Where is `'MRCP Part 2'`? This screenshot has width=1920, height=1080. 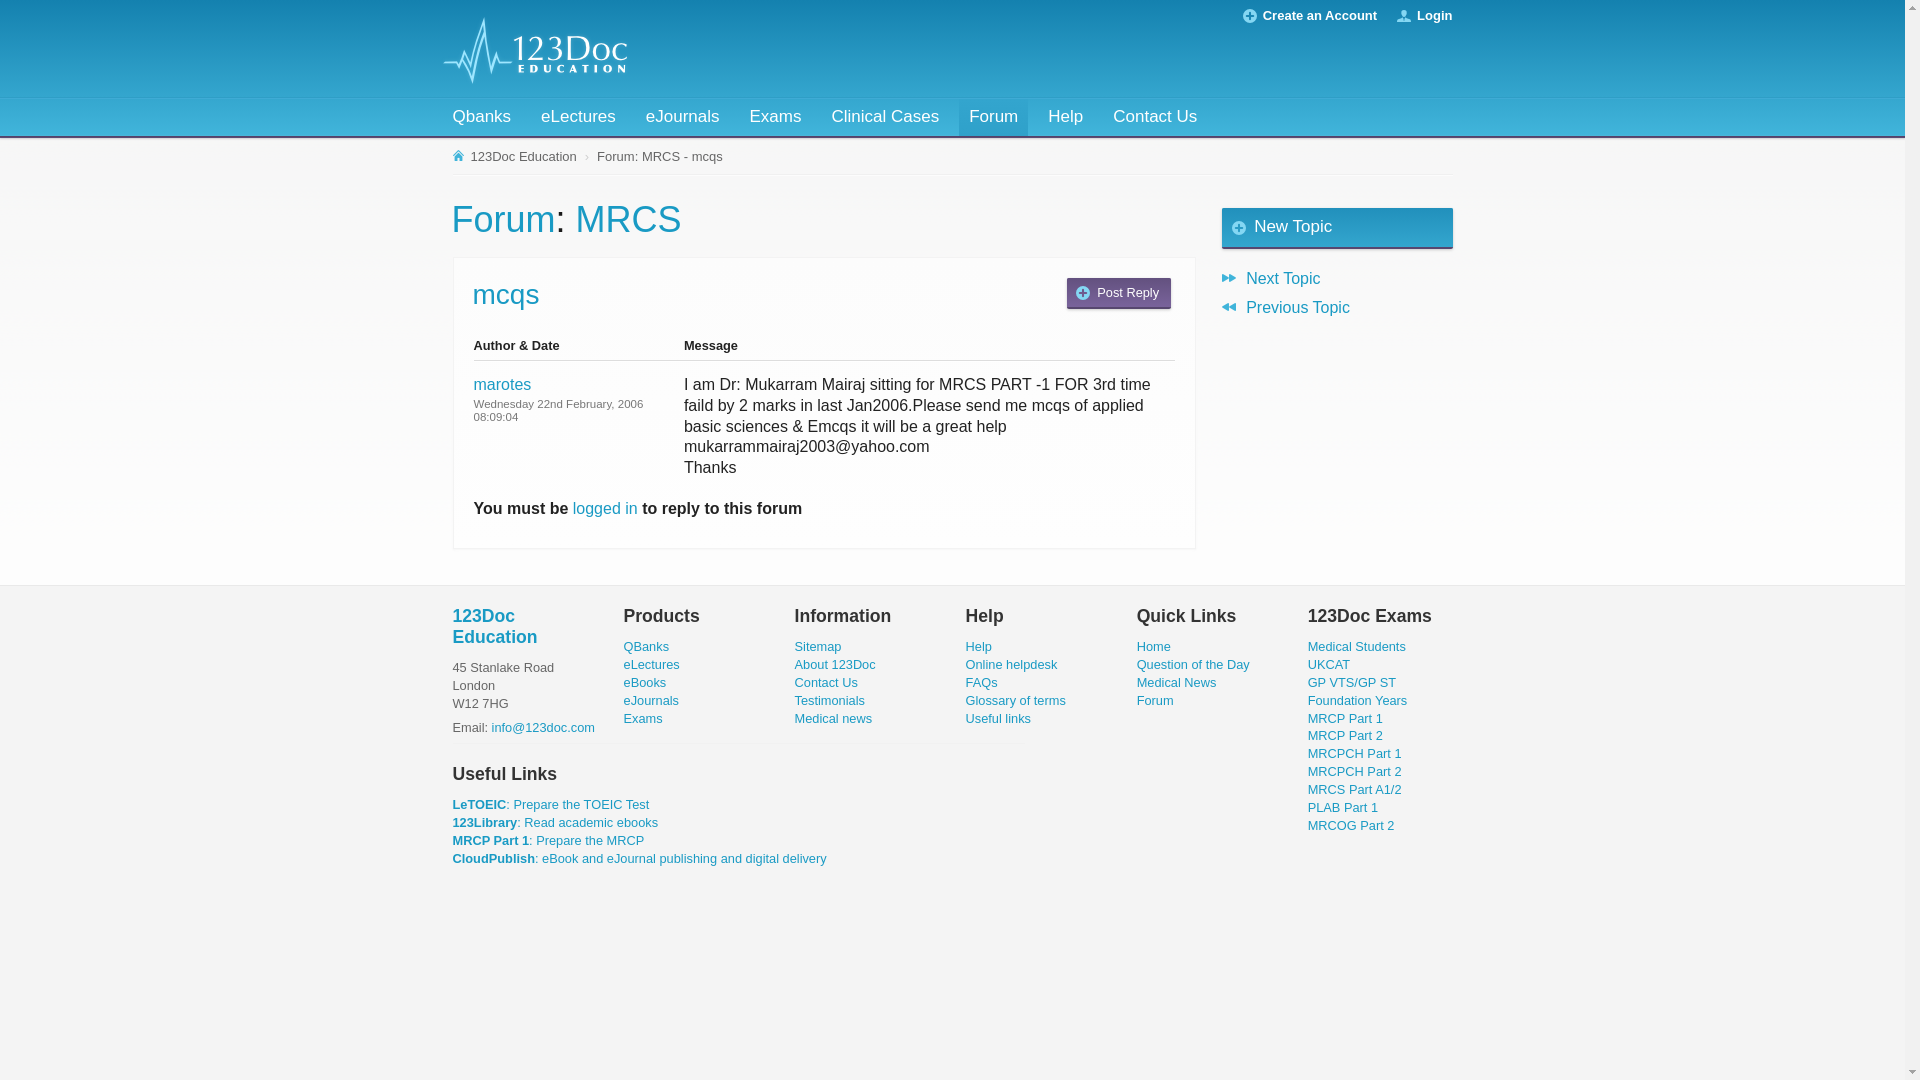
'MRCP Part 2' is located at coordinates (1345, 735).